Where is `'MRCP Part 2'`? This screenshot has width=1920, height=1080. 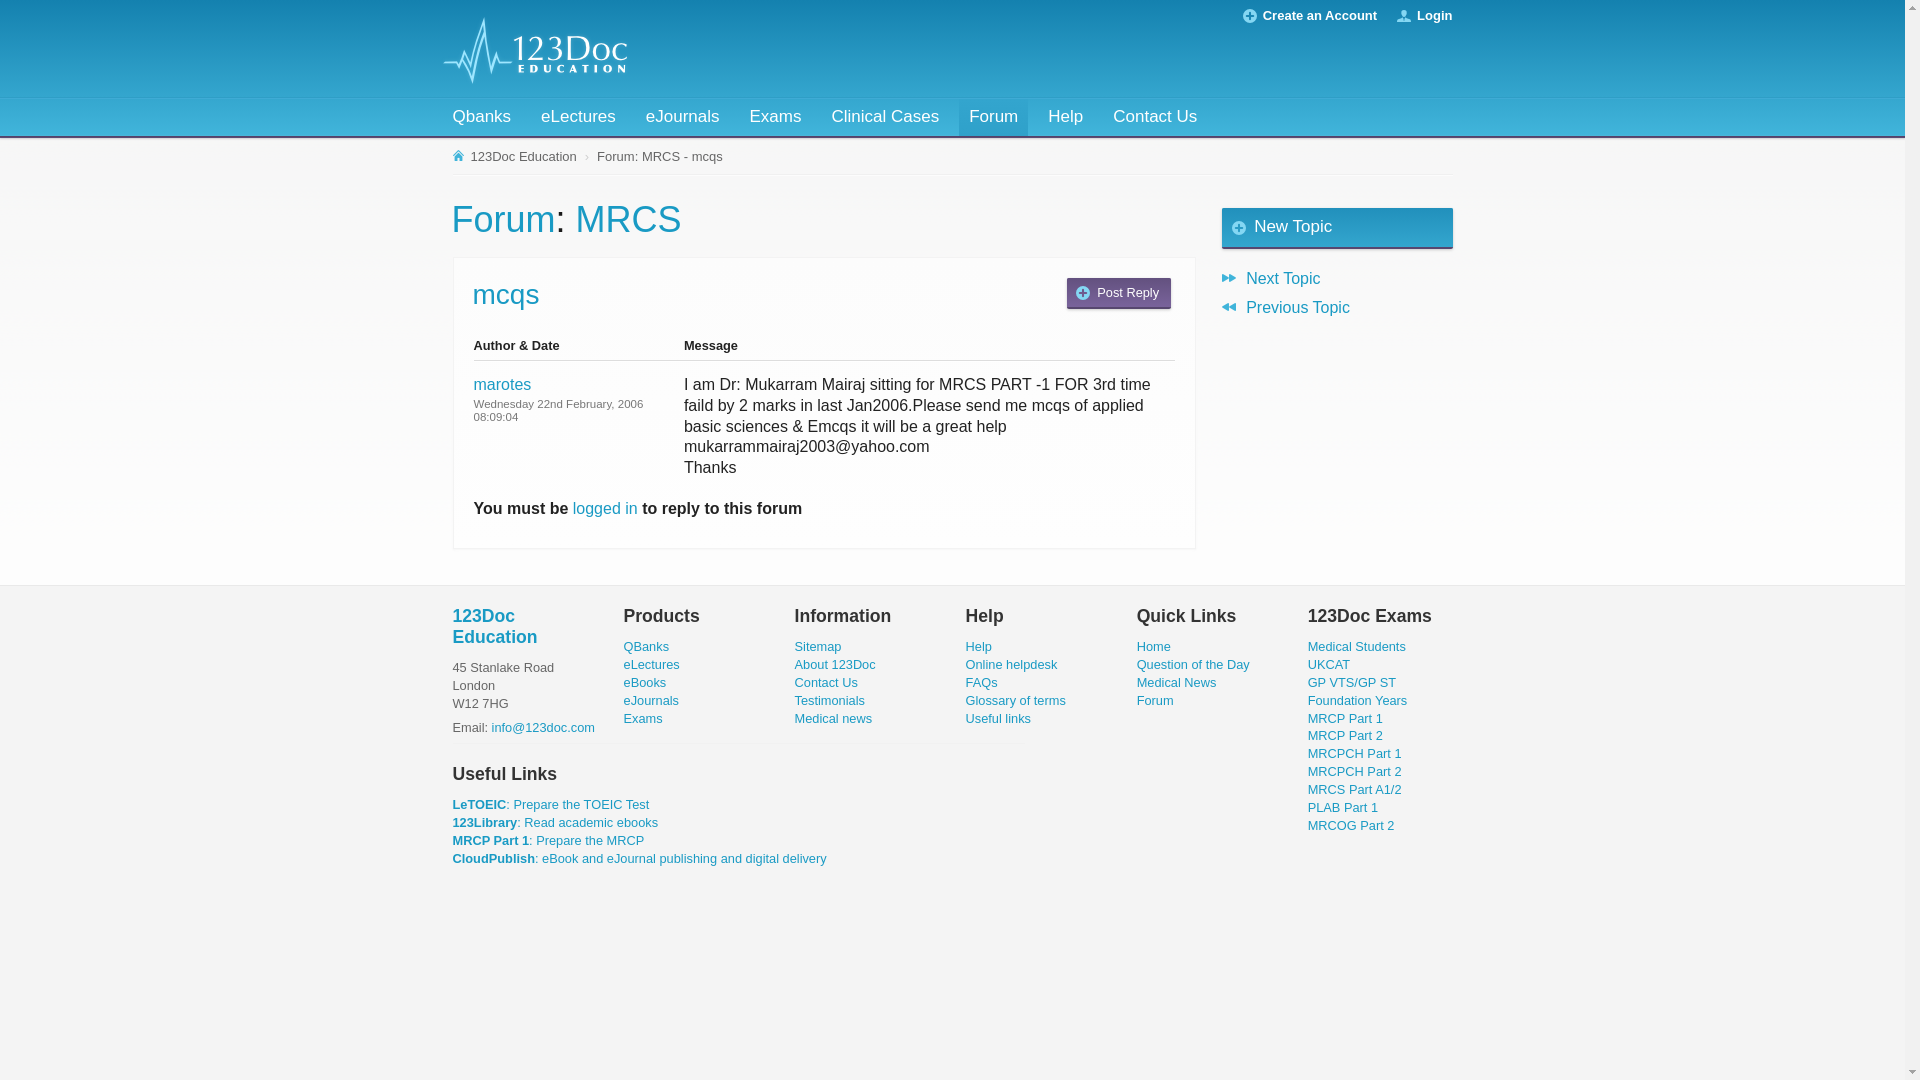
'MRCP Part 2' is located at coordinates (1345, 735).